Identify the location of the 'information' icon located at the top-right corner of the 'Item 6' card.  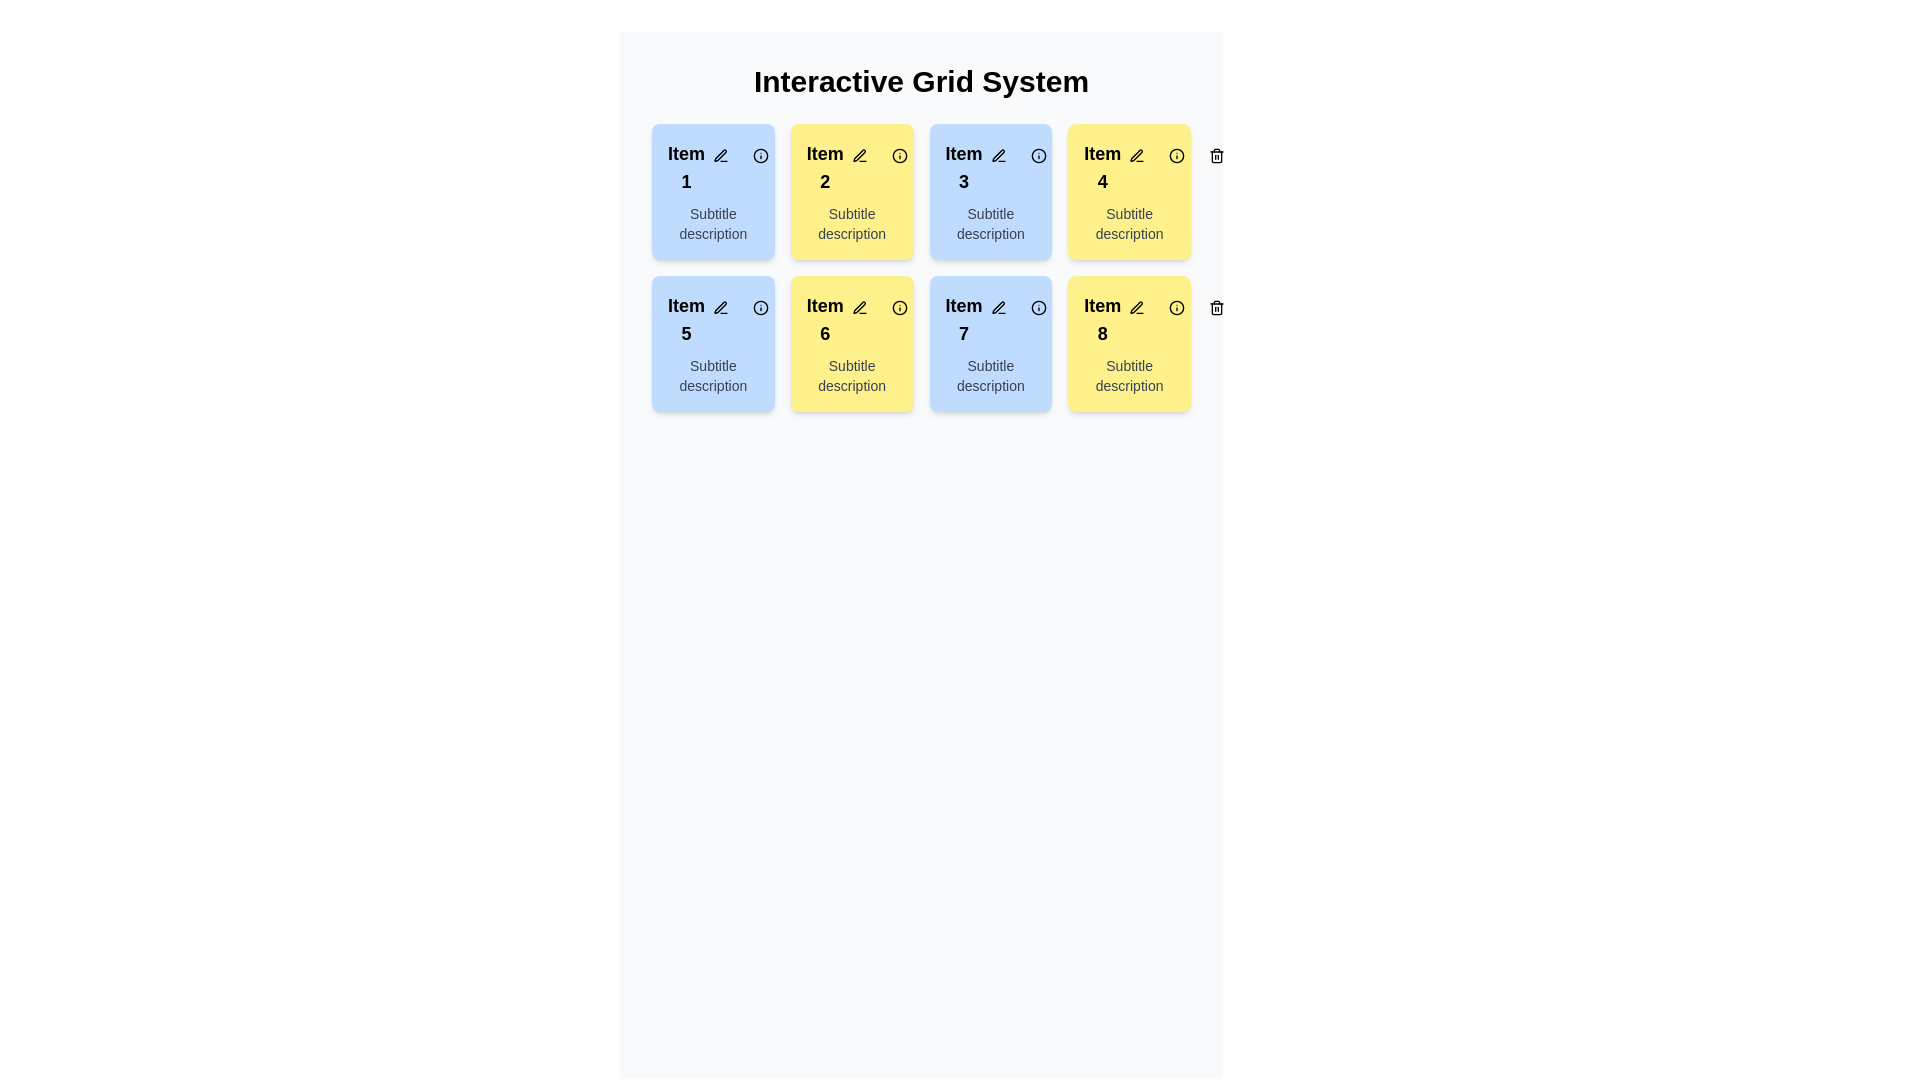
(898, 308).